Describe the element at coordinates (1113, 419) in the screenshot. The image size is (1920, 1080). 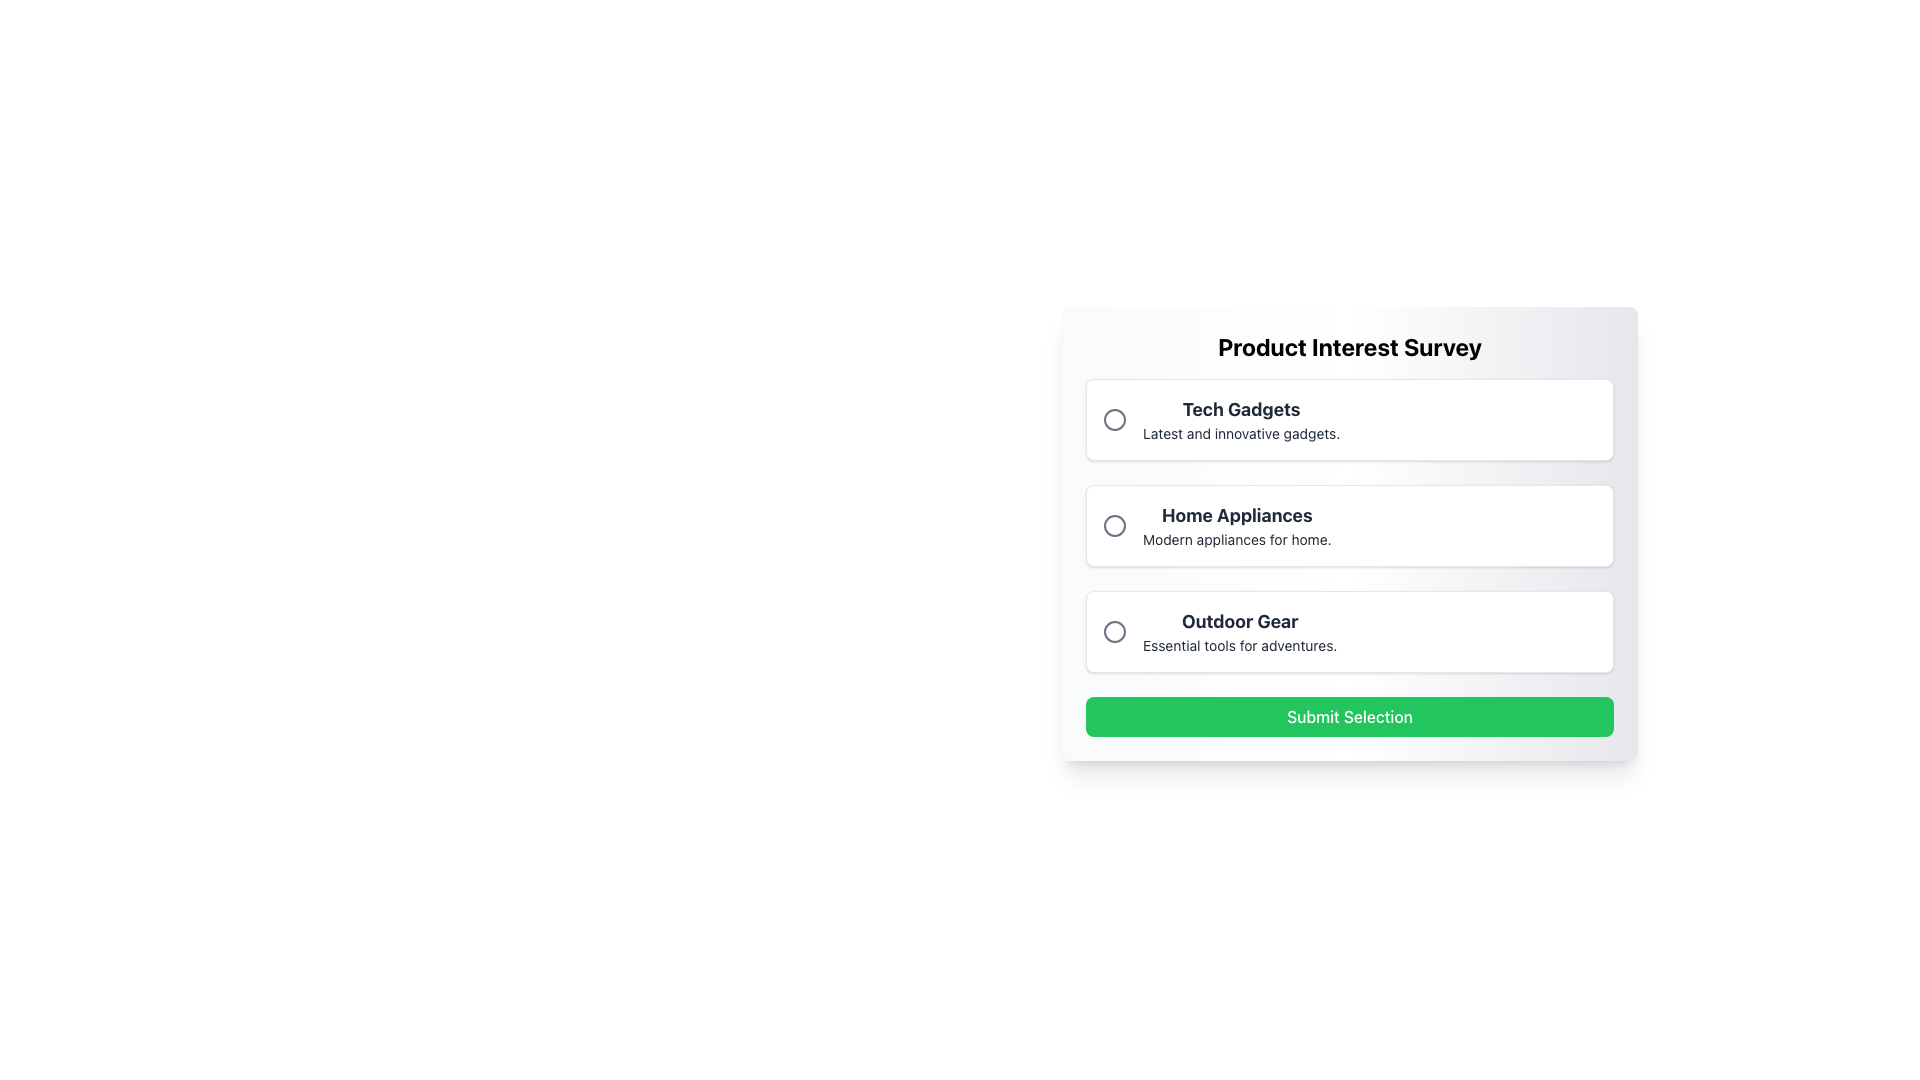
I see `the visual marker icon located at the top left of the 'Tech Gadgets' section, adjacent to the text content` at that location.